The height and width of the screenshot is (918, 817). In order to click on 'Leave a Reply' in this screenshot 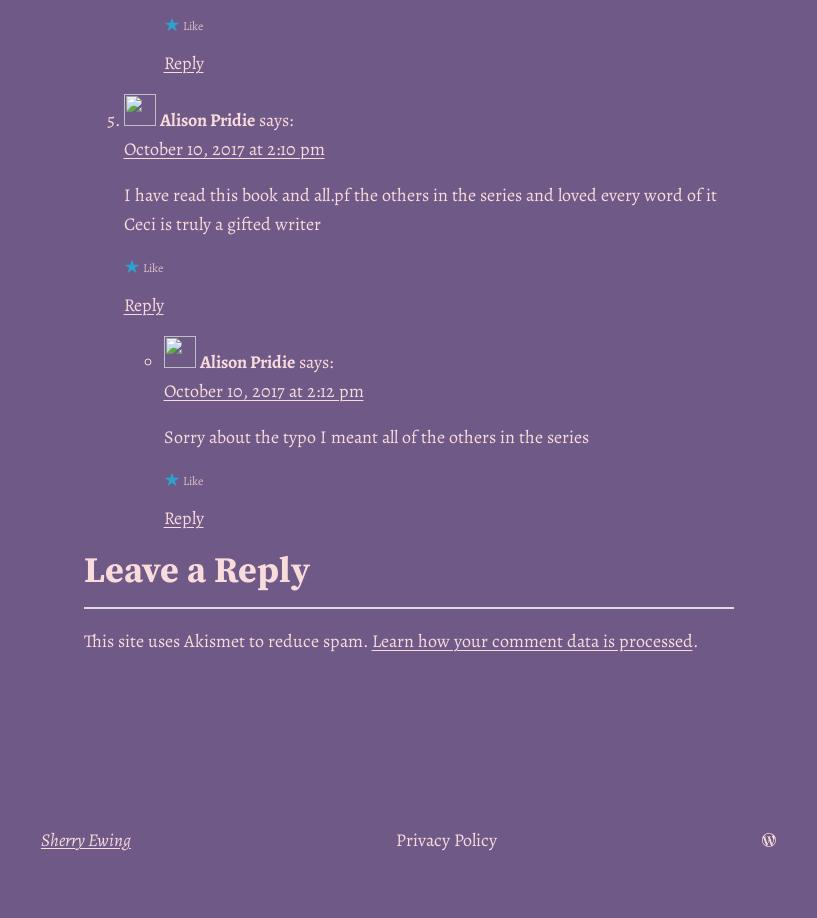, I will do `click(194, 569)`.